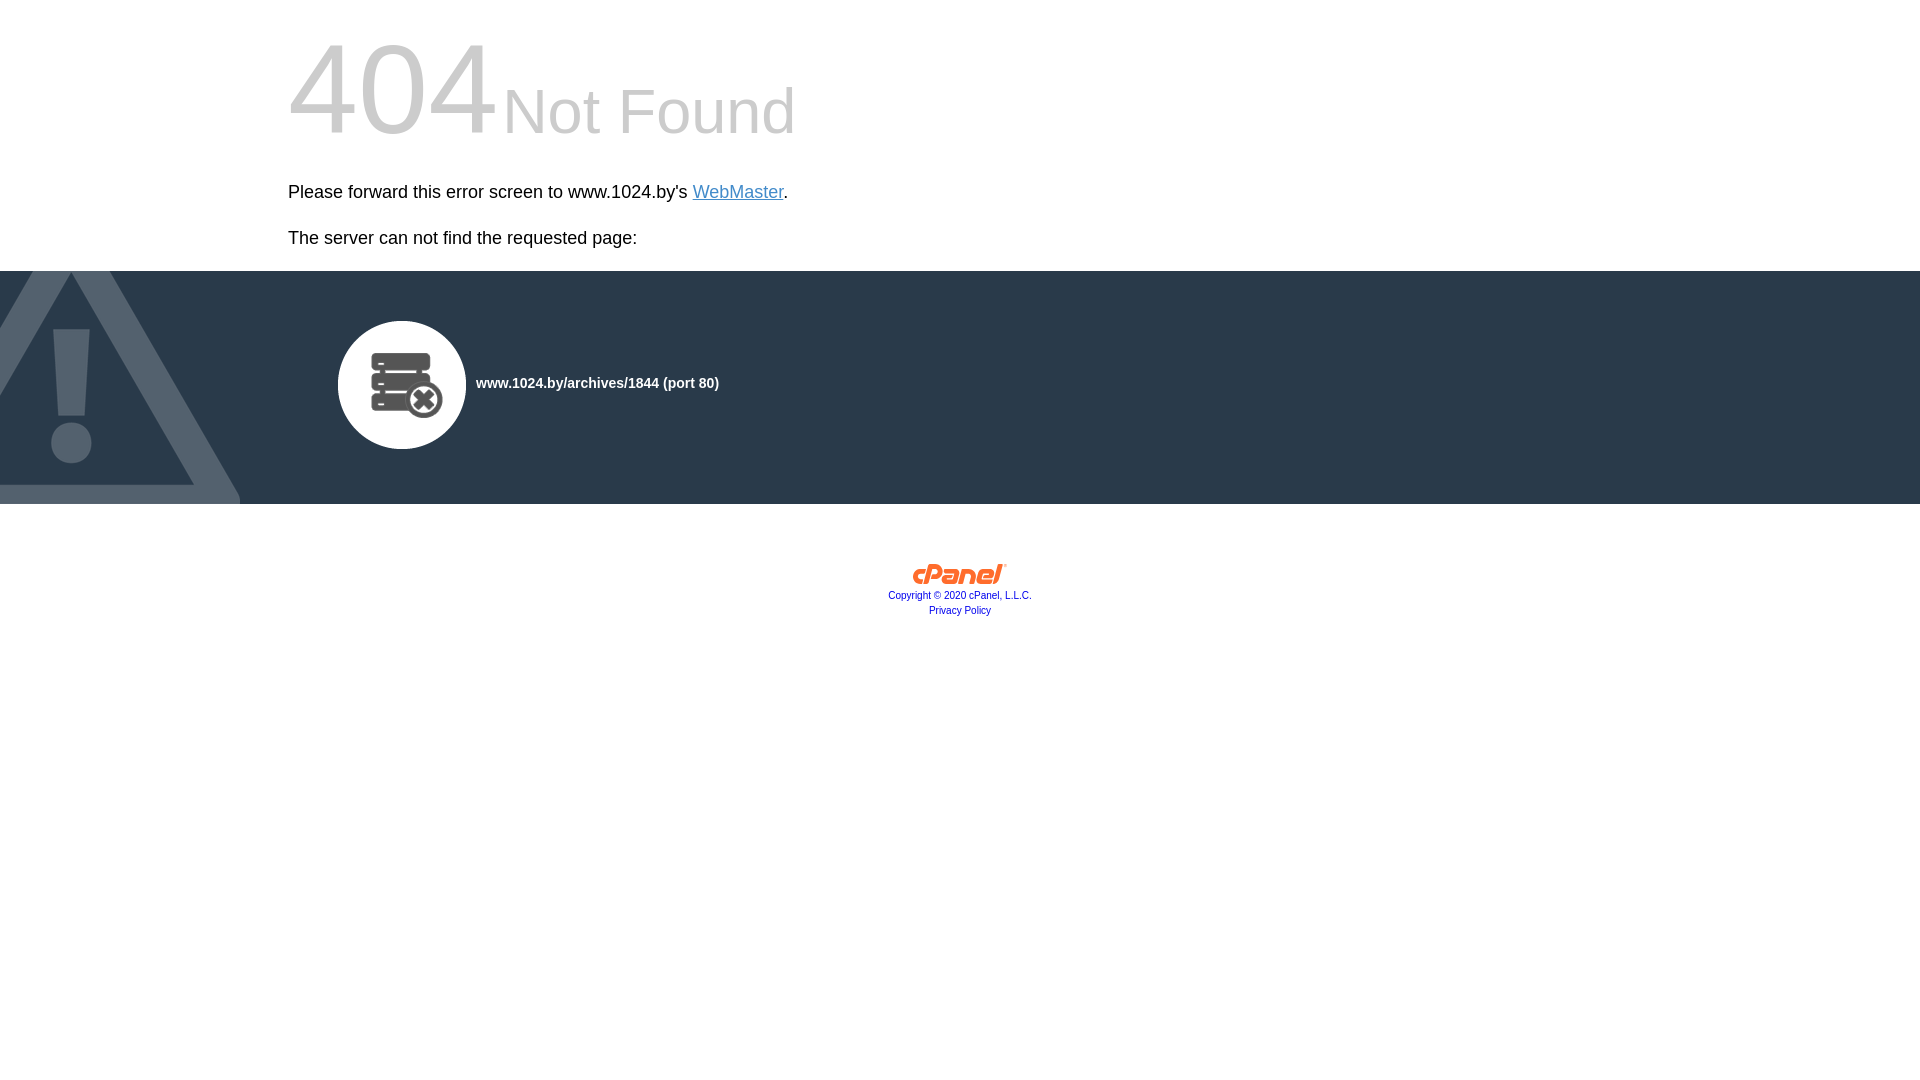  Describe the element at coordinates (737, 192) in the screenshot. I see `'WebMaster'` at that location.